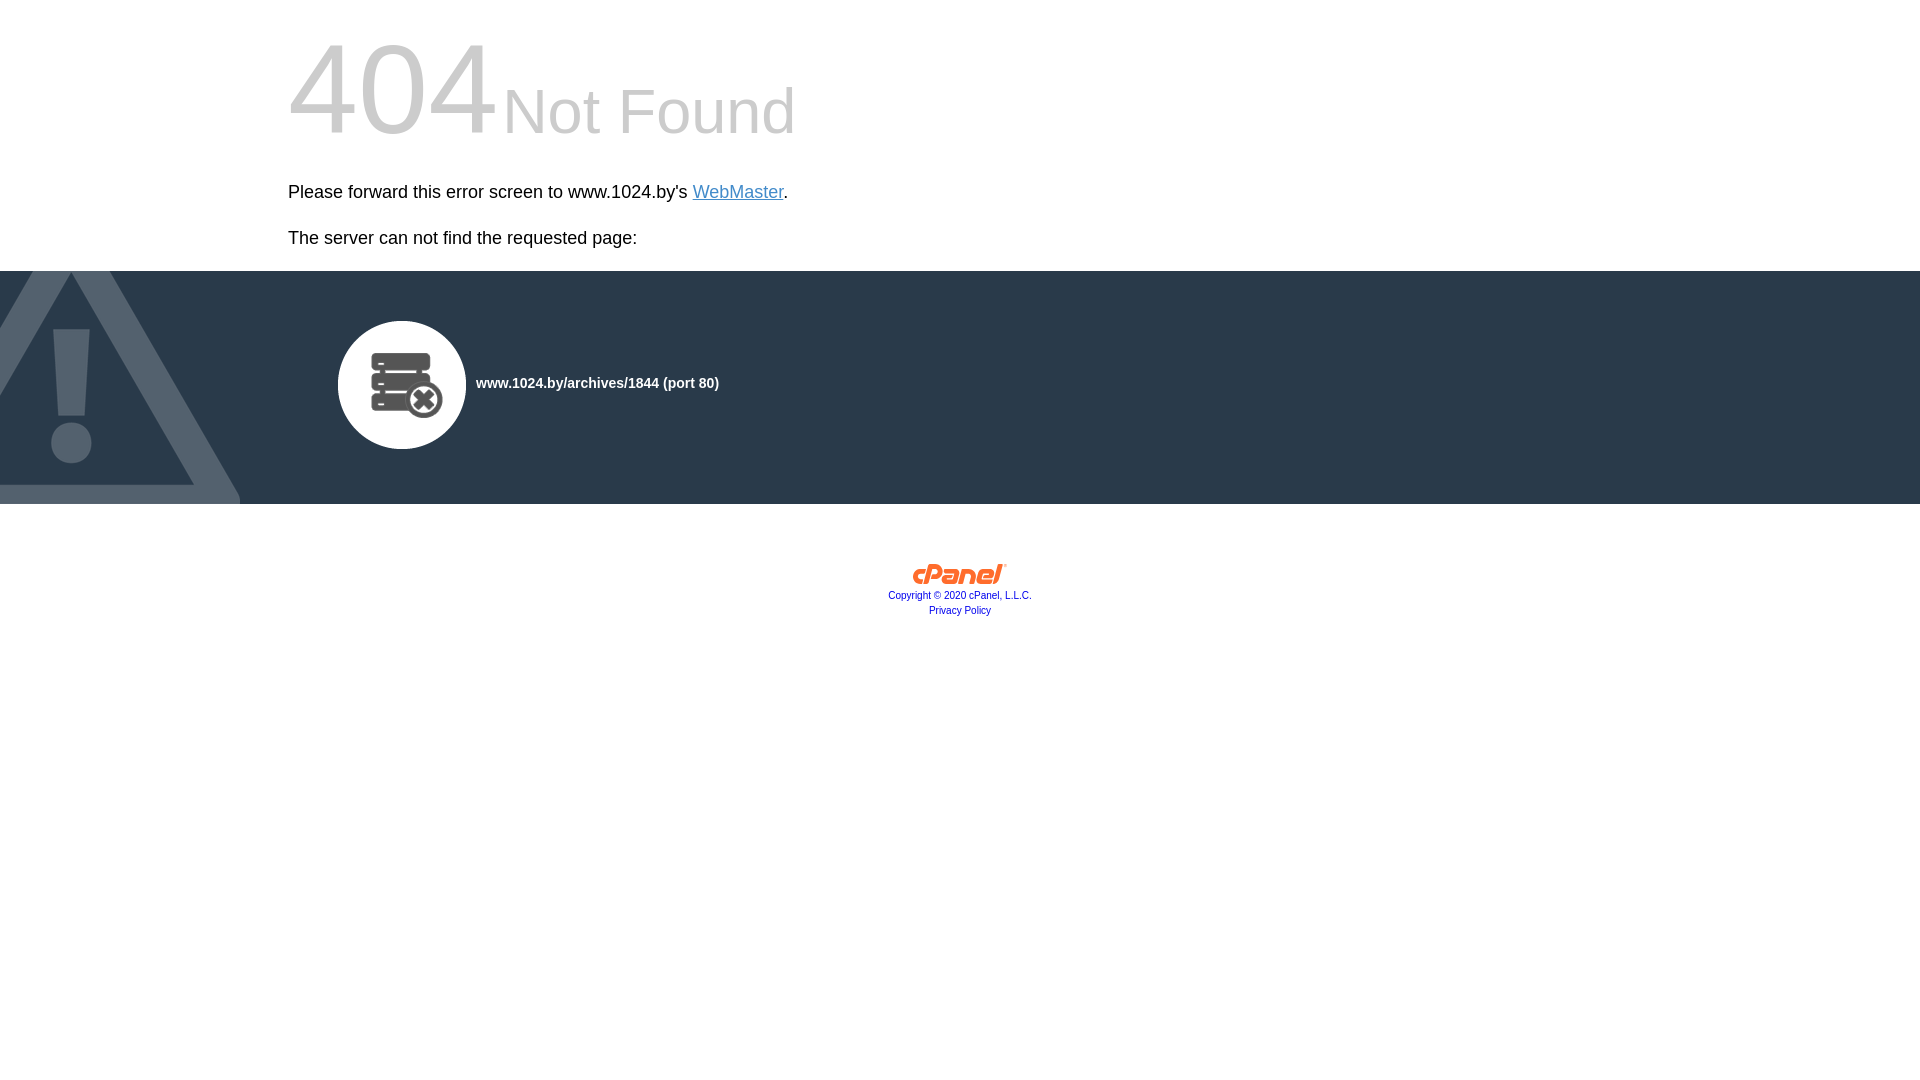  Describe the element at coordinates (737, 192) in the screenshot. I see `'WebMaster'` at that location.